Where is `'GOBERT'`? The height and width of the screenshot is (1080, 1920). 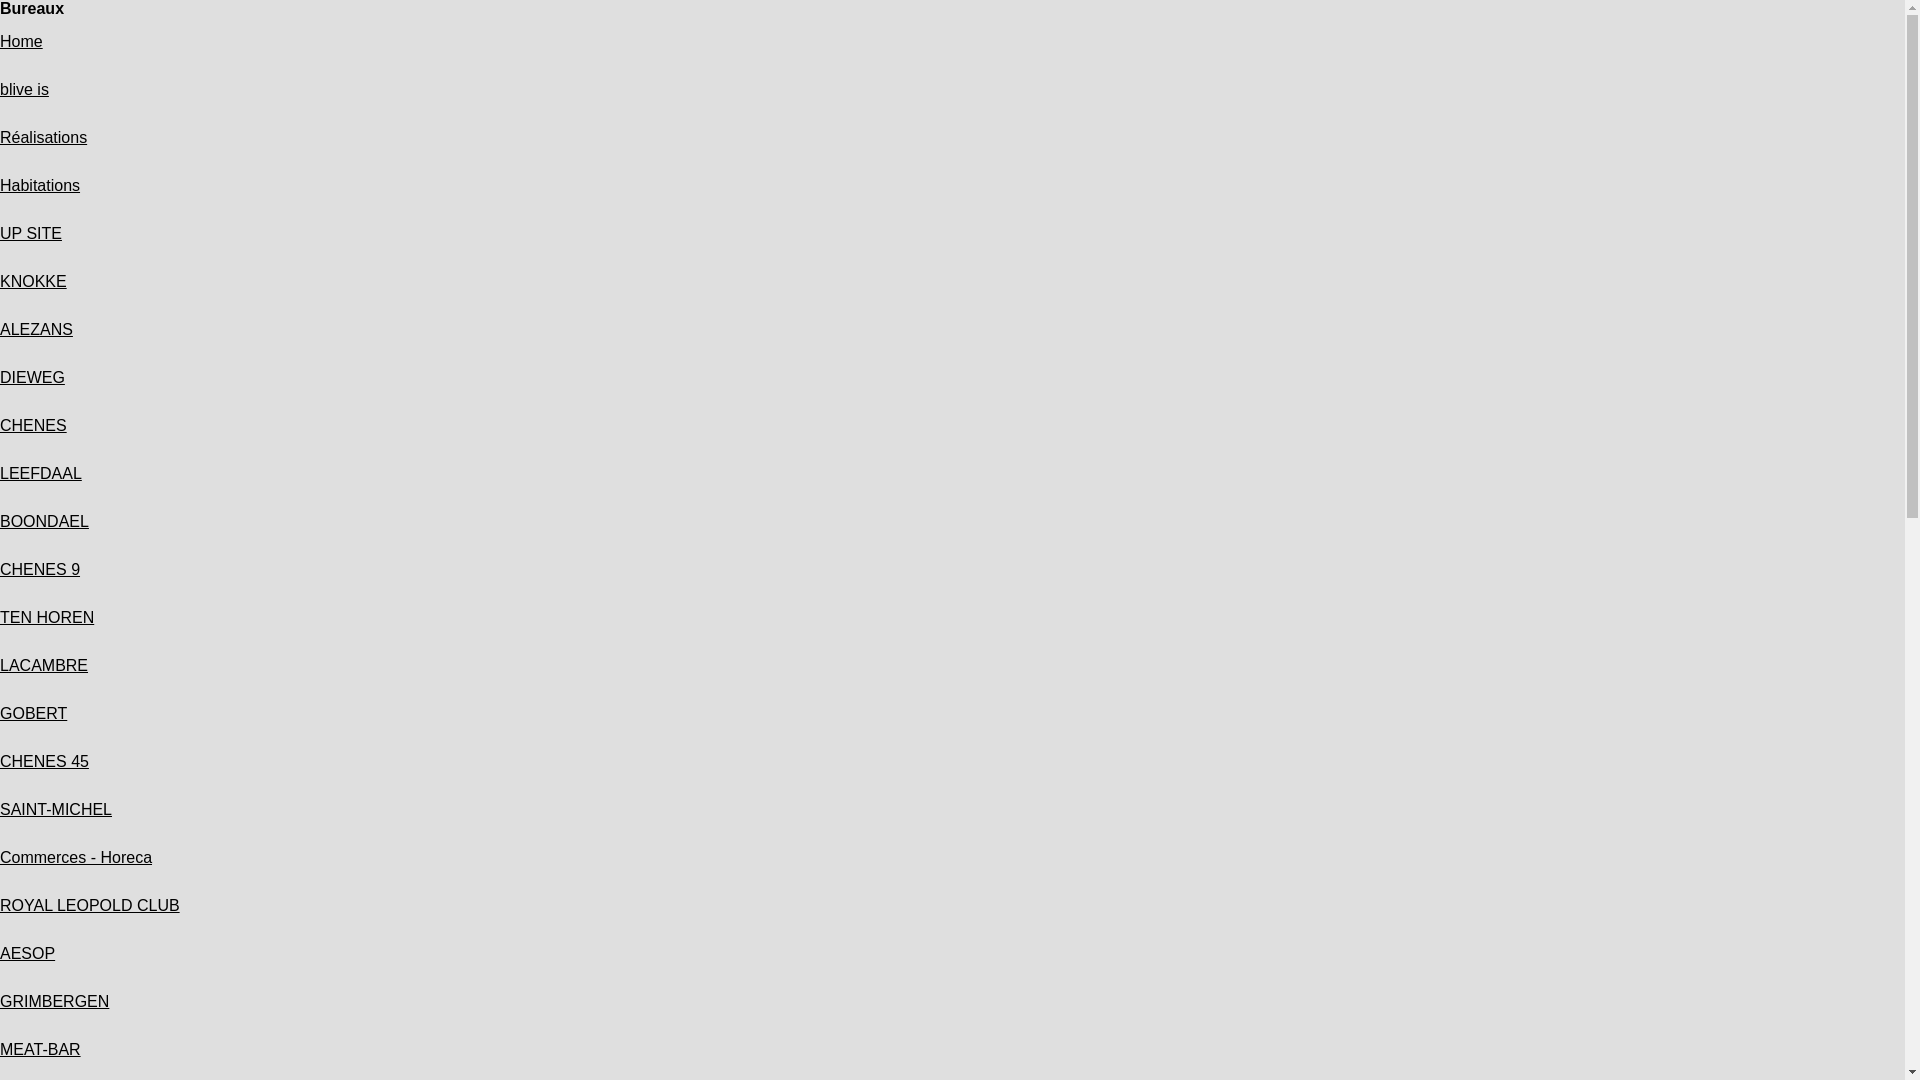 'GOBERT' is located at coordinates (33, 712).